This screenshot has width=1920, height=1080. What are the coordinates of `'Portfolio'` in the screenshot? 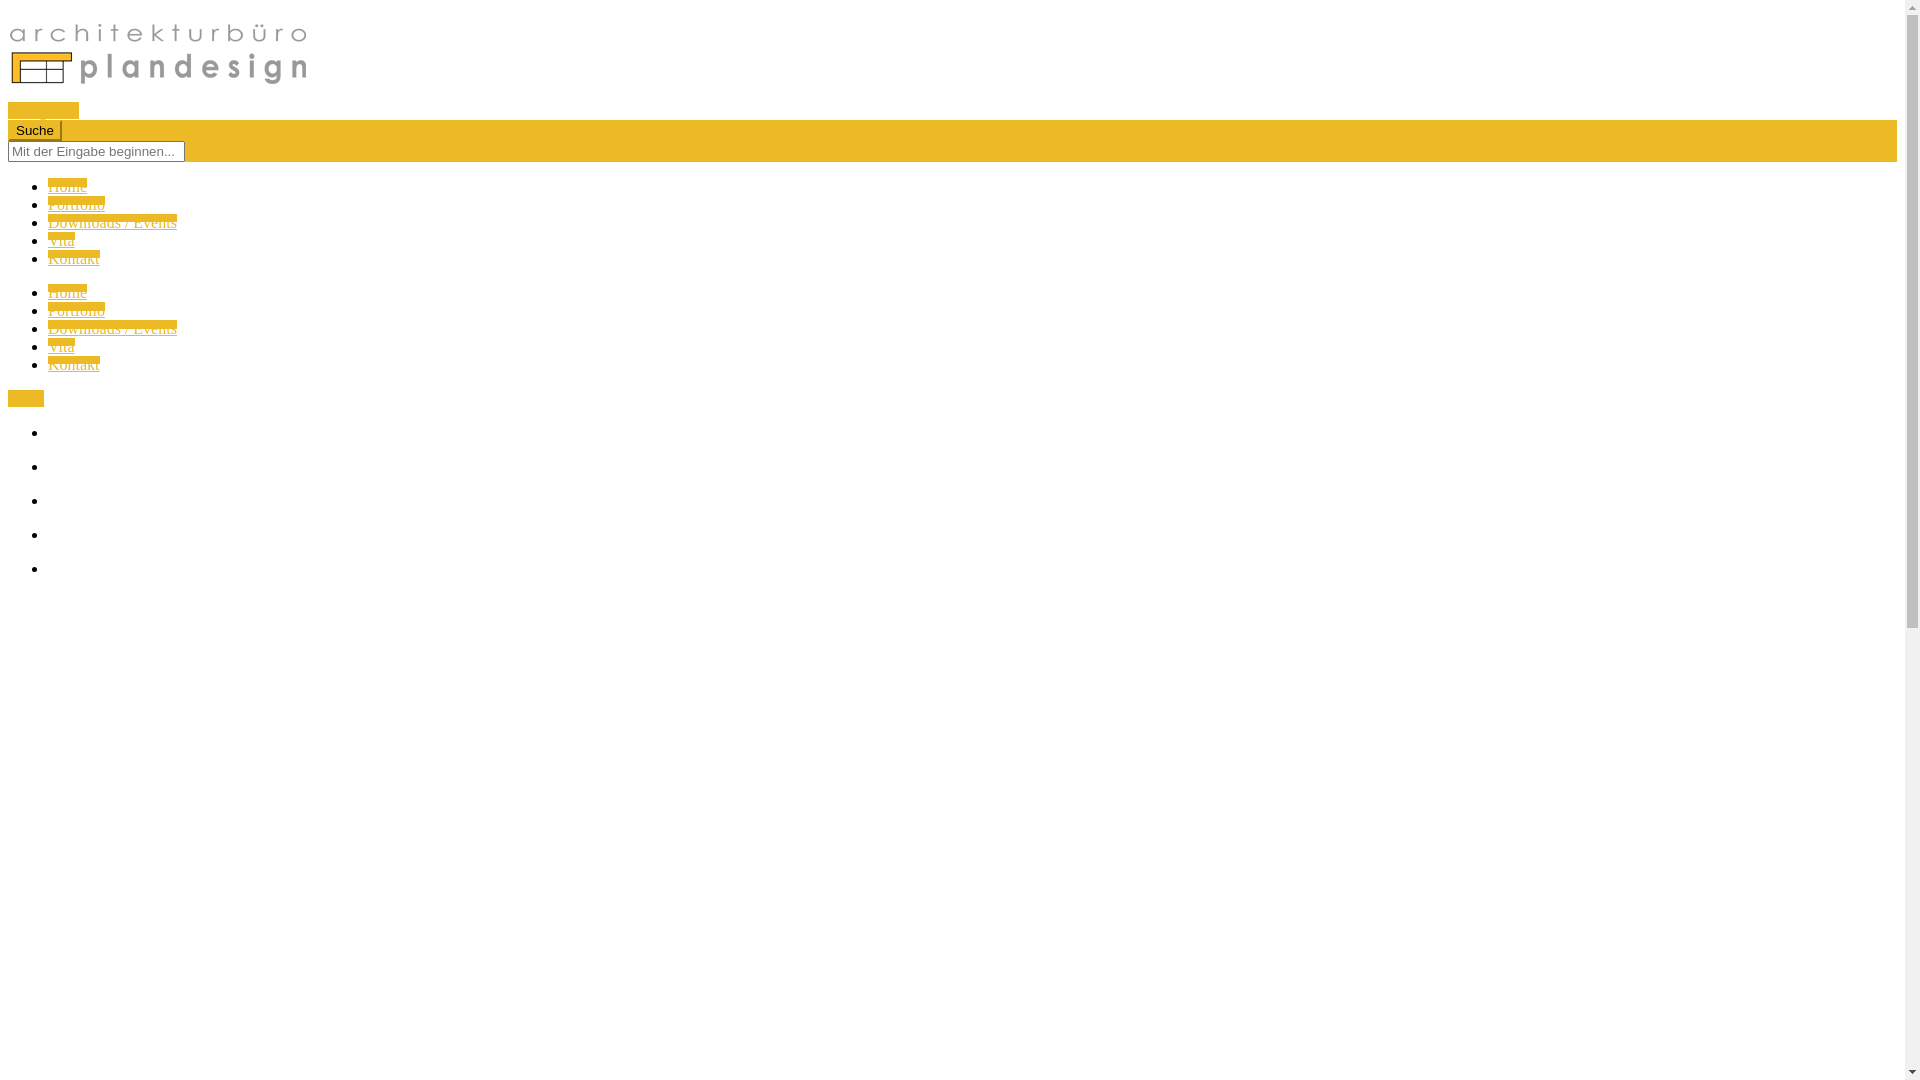 It's located at (76, 204).